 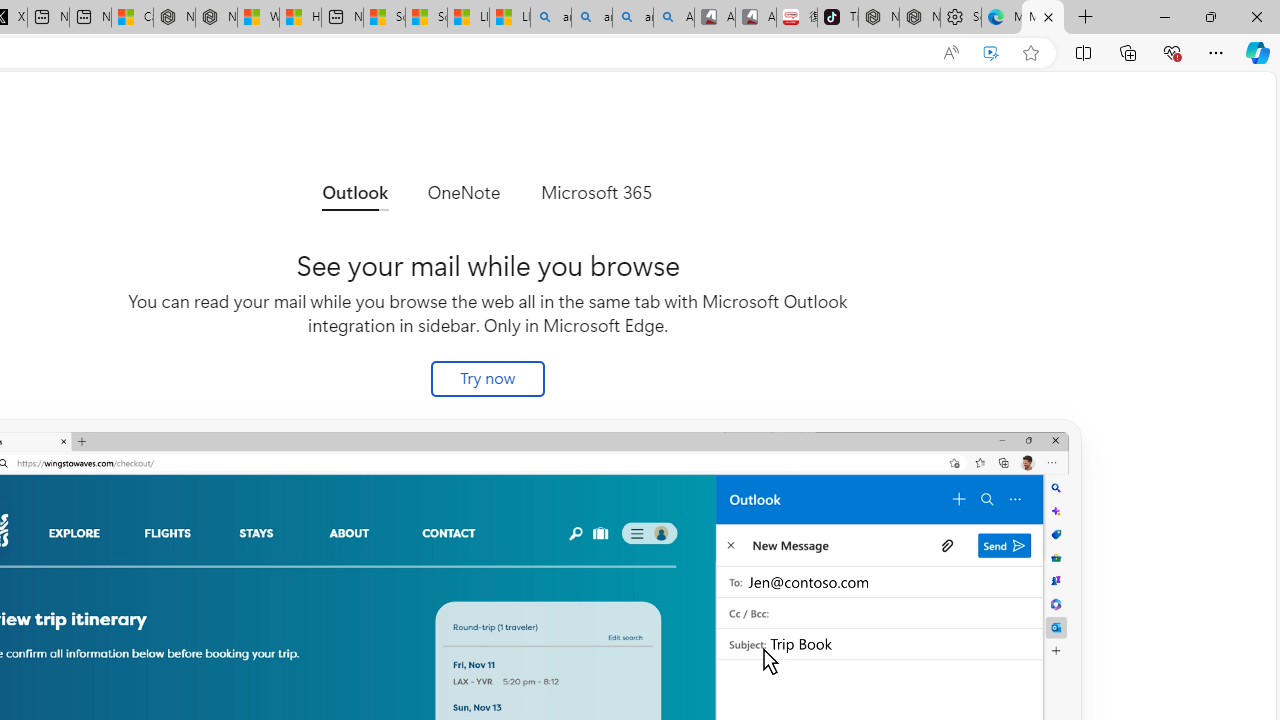 What do you see at coordinates (918, 17) in the screenshot?
I see `'Nordace Siena Pro 15 Backpack'` at bounding box center [918, 17].